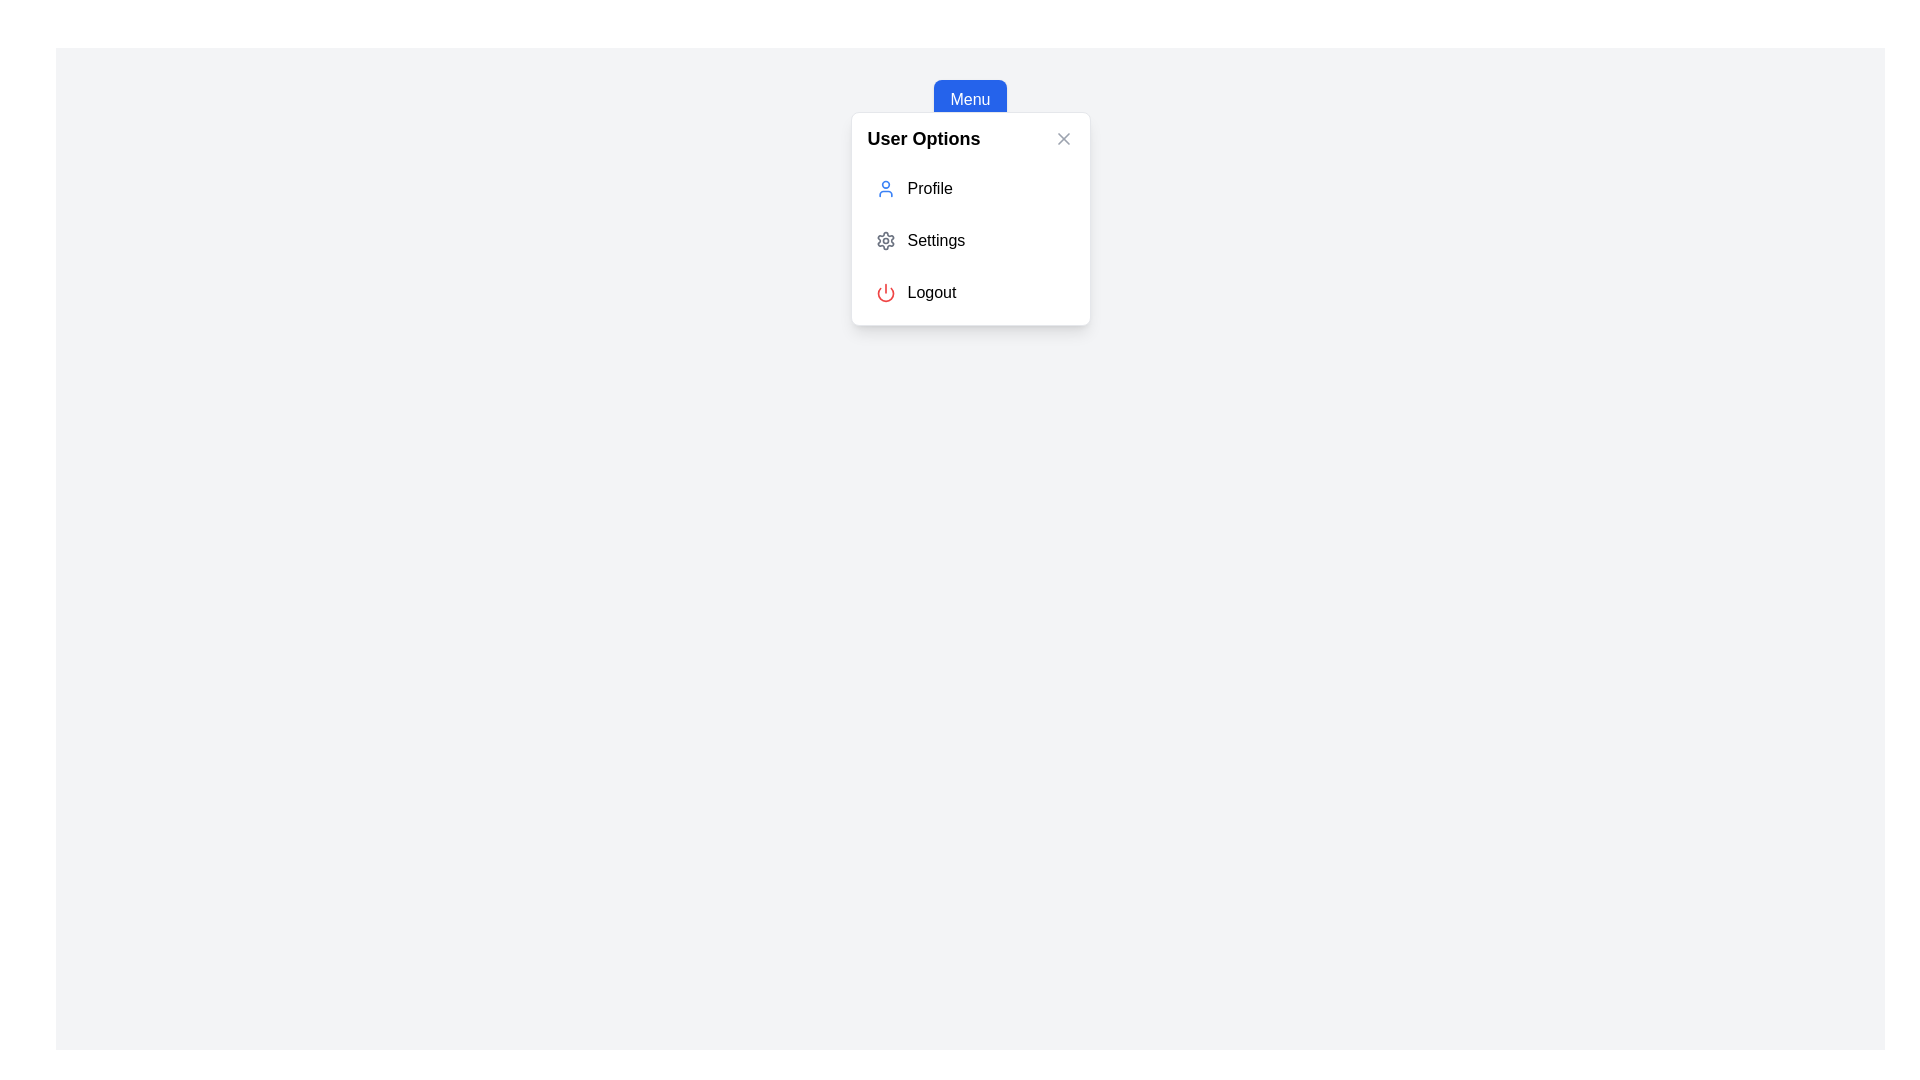 The image size is (1920, 1080). Describe the element at coordinates (884, 294) in the screenshot. I see `the circular portion of the power icon, which is located in the lower part of the SVG and indicates logout or quit functionality` at that location.